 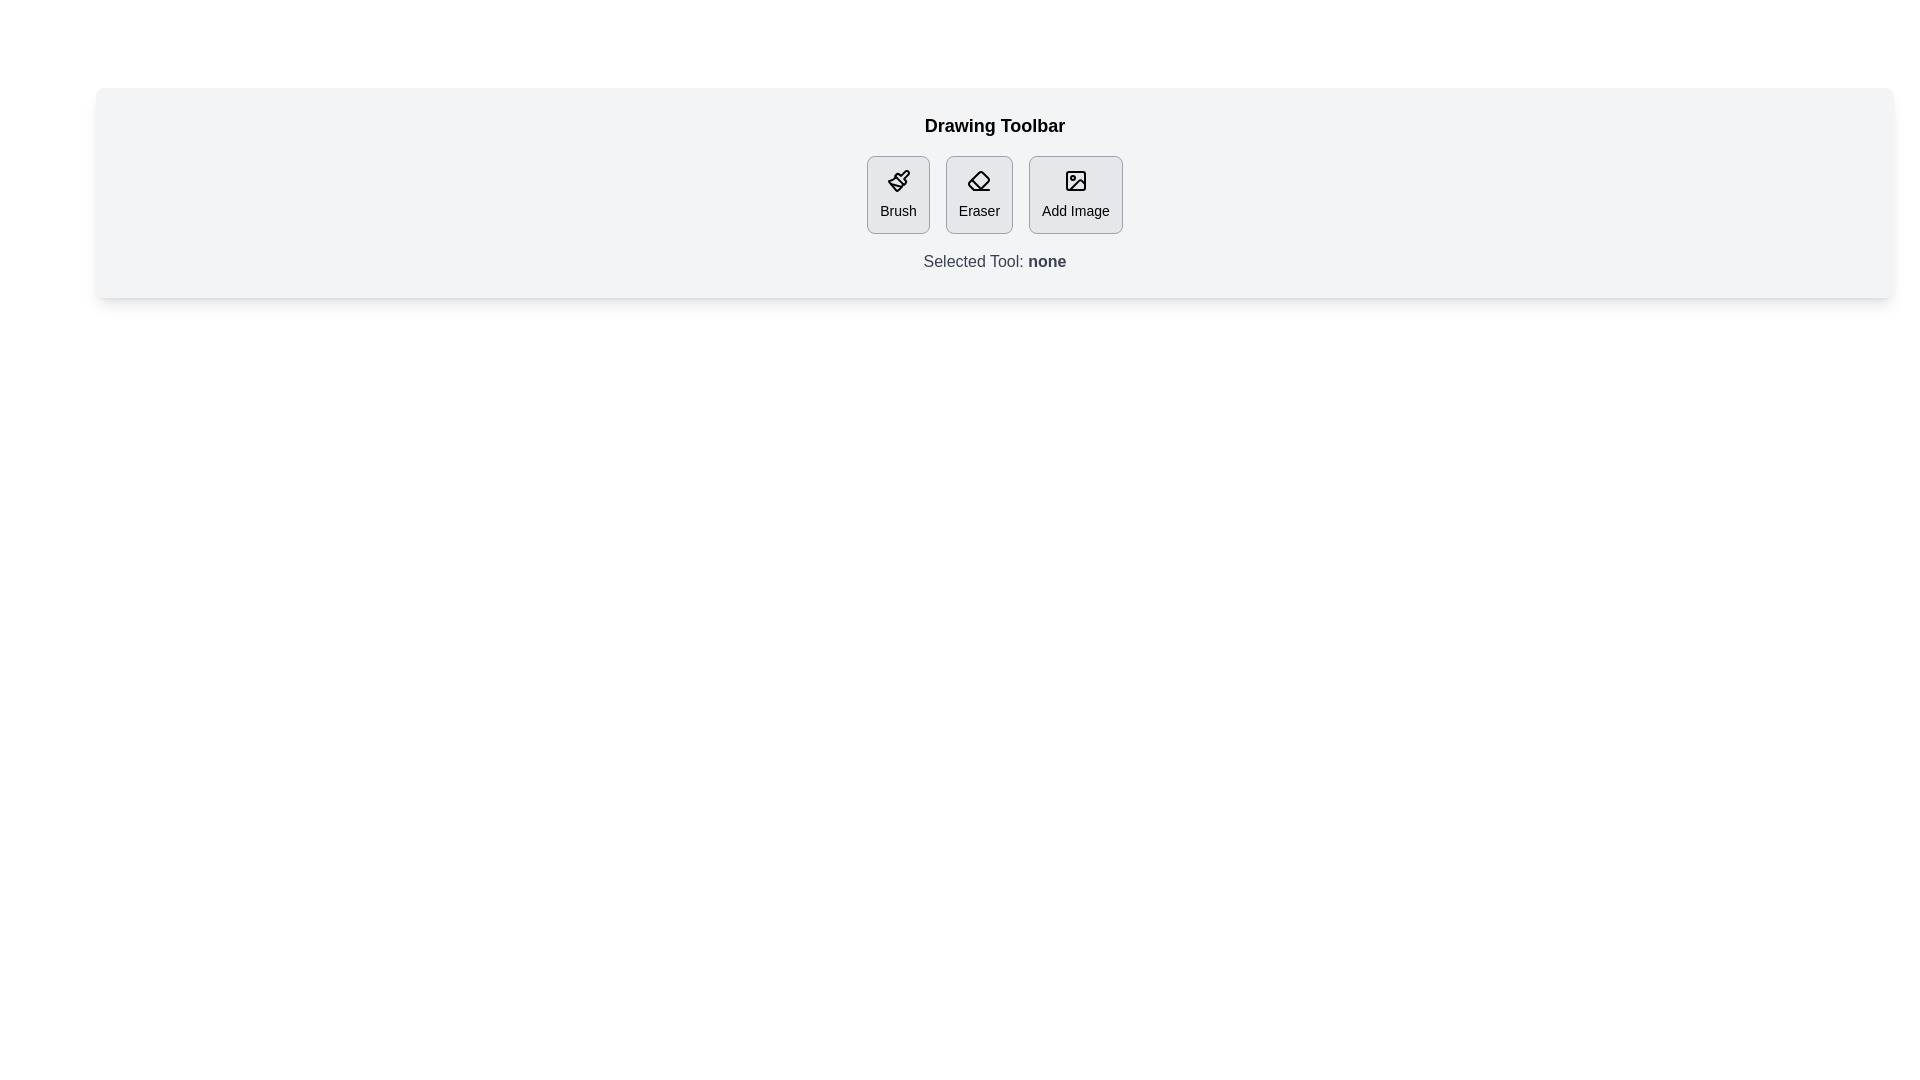 What do you see at coordinates (922, 261) in the screenshot?
I see `the mouse over the text 'Selected Tool: none' to highlight it` at bounding box center [922, 261].